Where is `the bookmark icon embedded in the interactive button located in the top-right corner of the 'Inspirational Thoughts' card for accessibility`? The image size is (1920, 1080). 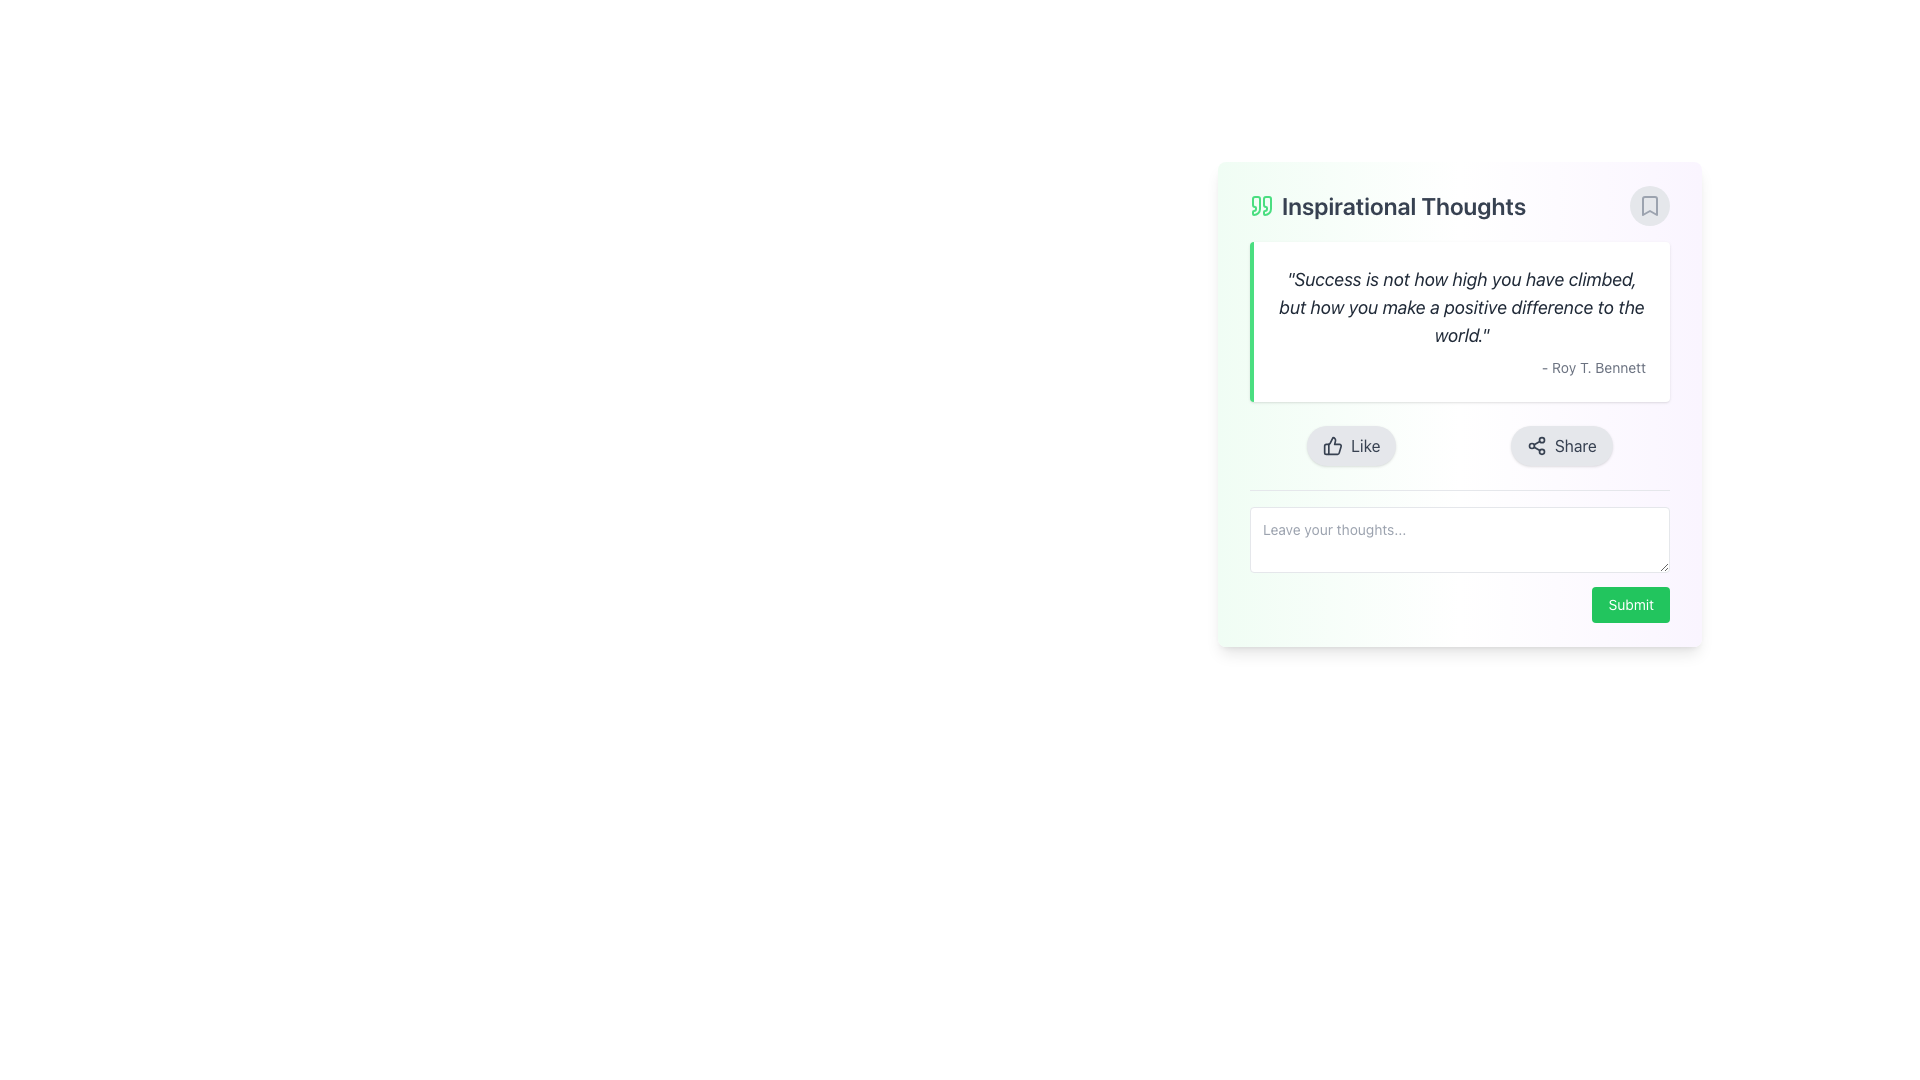 the bookmark icon embedded in the interactive button located in the top-right corner of the 'Inspirational Thoughts' card for accessibility is located at coordinates (1650, 205).